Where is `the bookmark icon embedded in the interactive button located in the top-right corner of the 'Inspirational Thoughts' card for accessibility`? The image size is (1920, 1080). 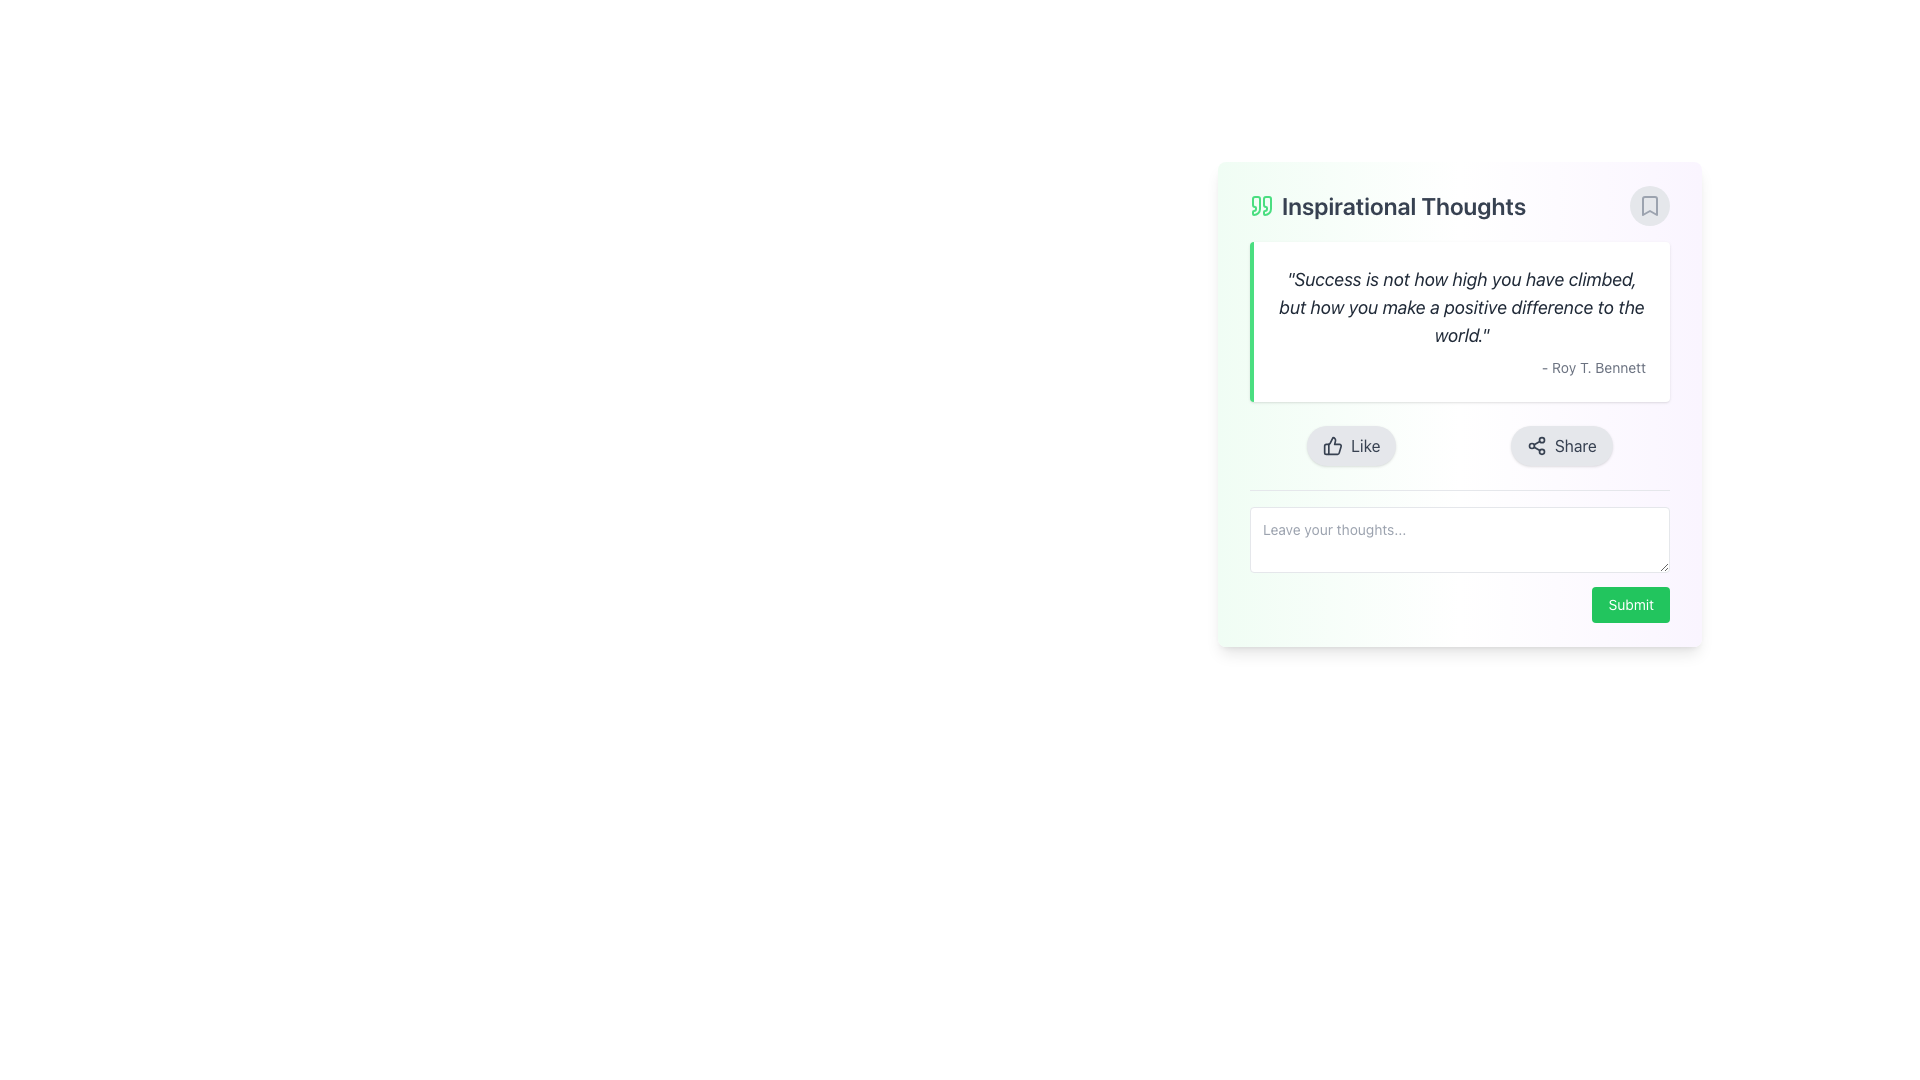 the bookmark icon embedded in the interactive button located in the top-right corner of the 'Inspirational Thoughts' card for accessibility is located at coordinates (1650, 205).